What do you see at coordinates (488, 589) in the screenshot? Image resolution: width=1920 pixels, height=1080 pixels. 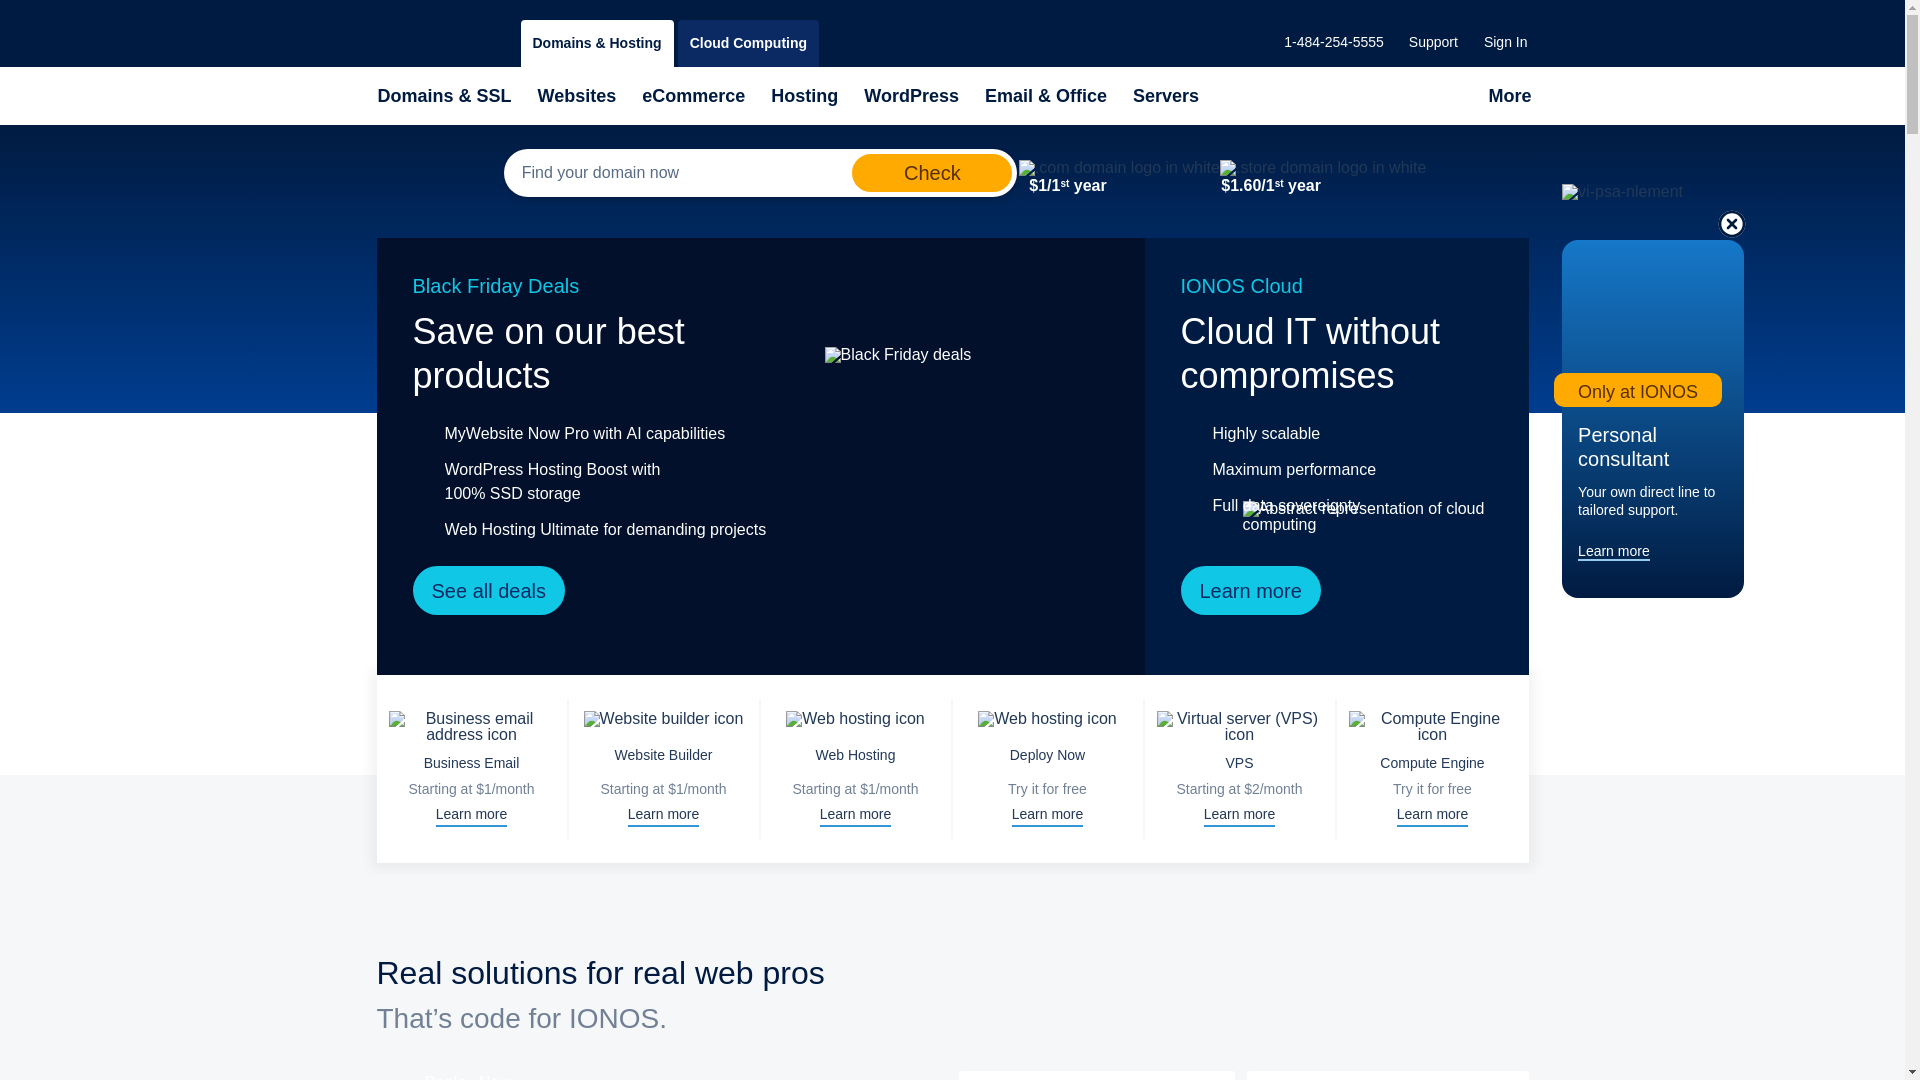 I see `'See all deals'` at bounding box center [488, 589].